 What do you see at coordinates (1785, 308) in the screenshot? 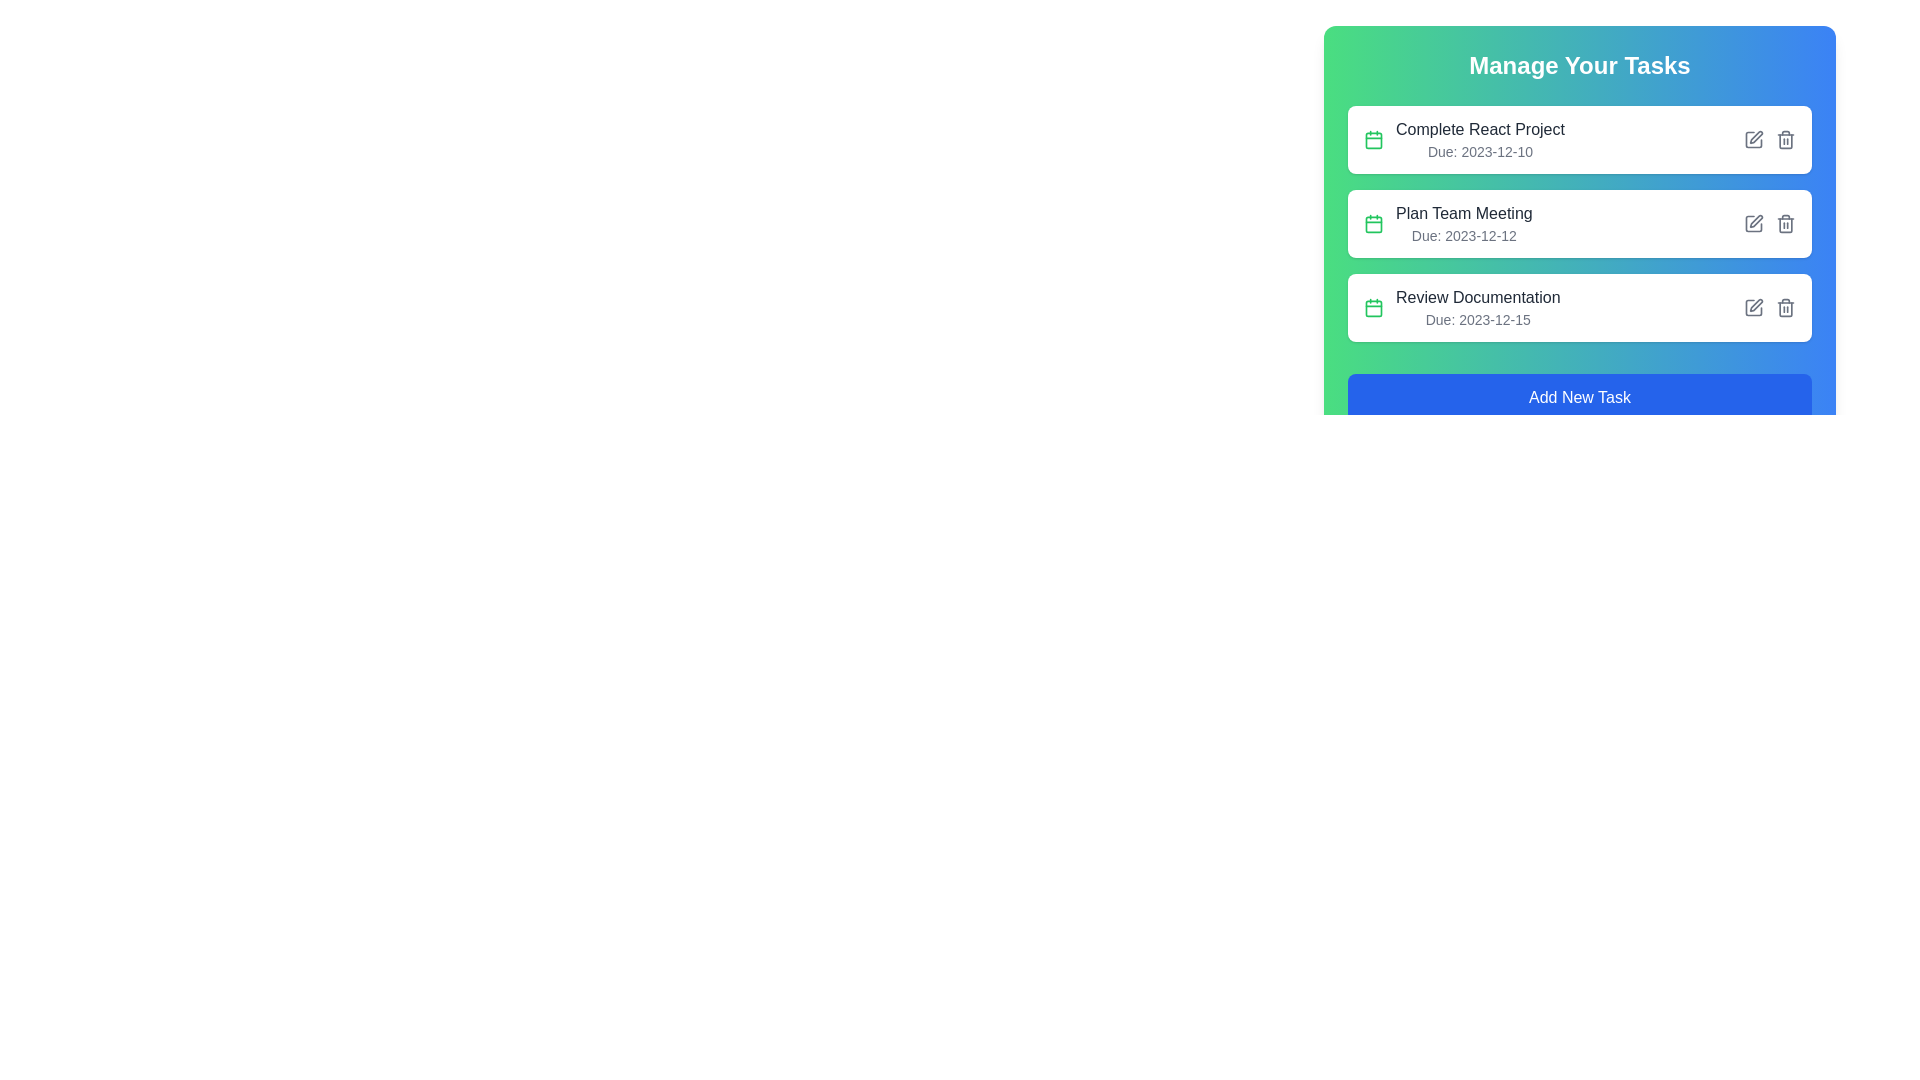
I see `the trash bin icon located in the 'Manage Your Tasks' interface, specifically to the right of the editing pencil icon in the task list item titled 'Review Documentation'` at bounding box center [1785, 308].